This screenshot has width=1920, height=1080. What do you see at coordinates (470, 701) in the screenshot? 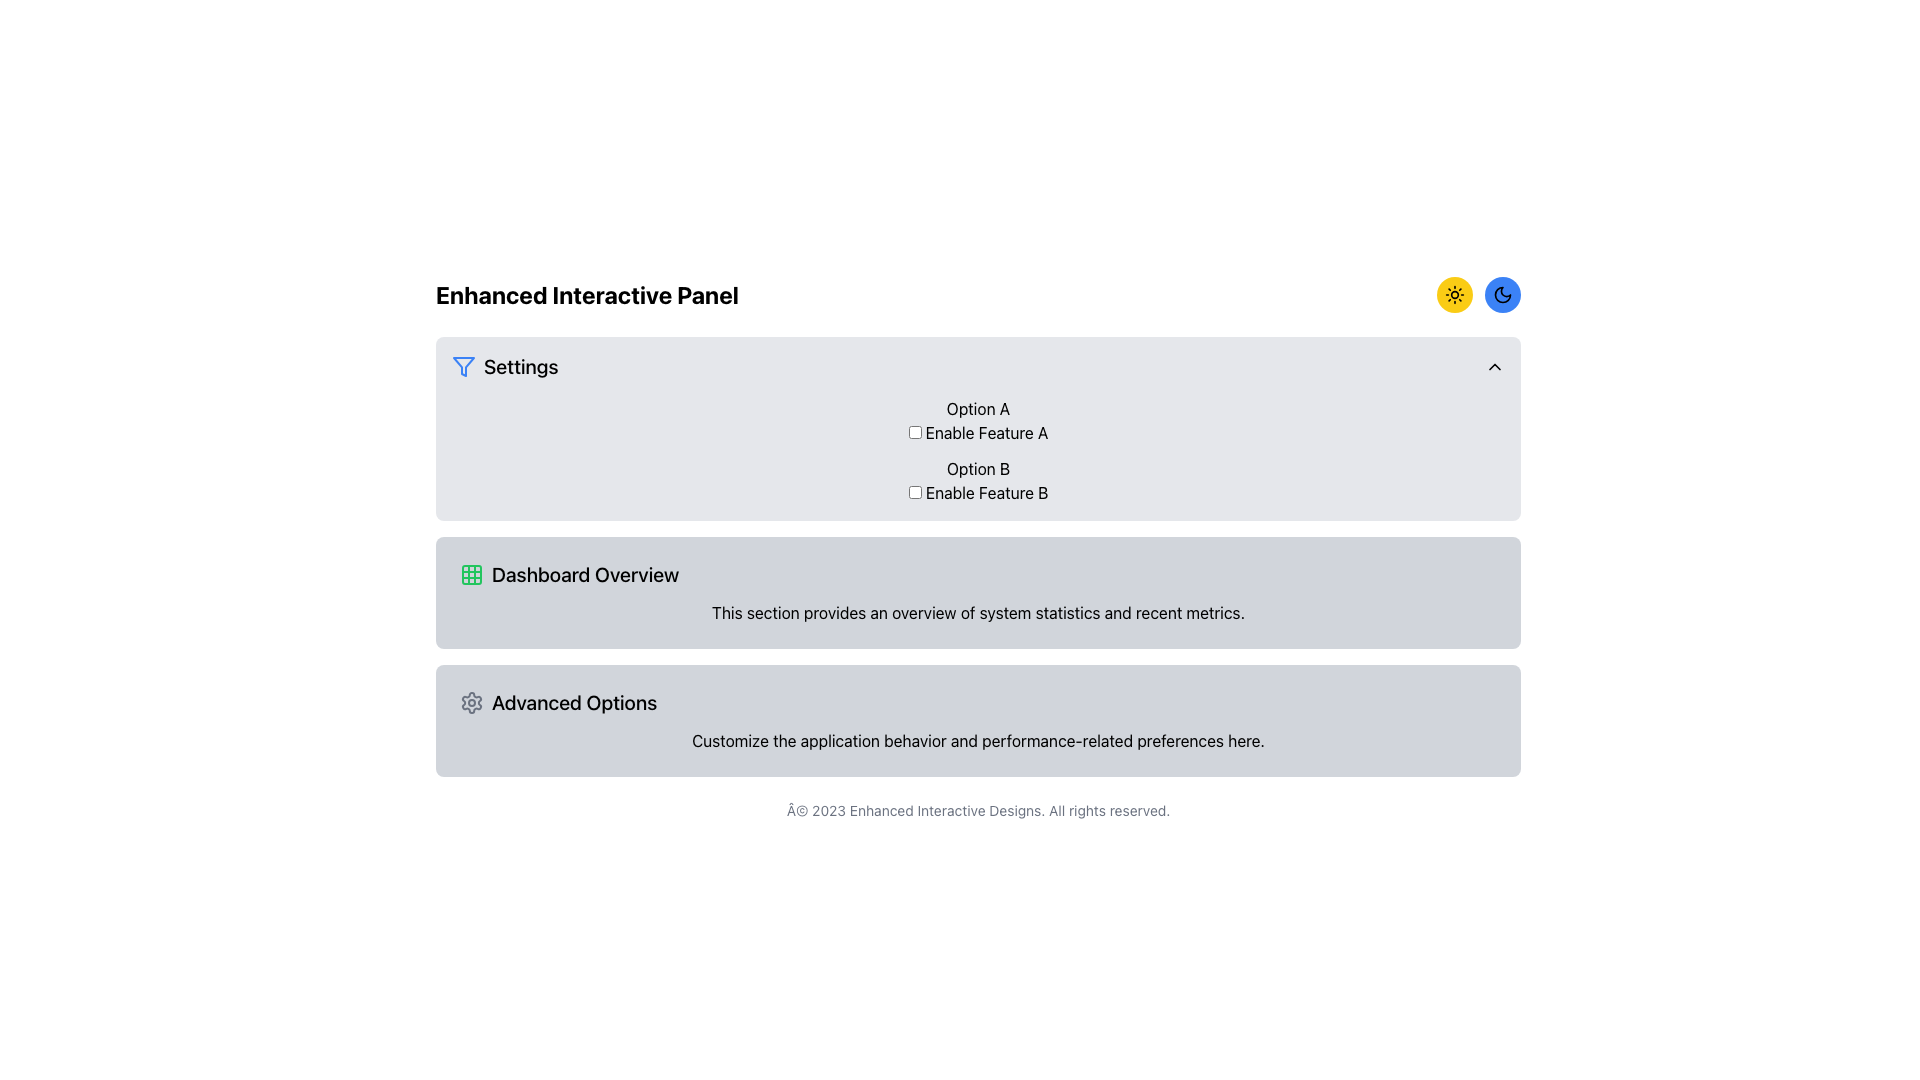
I see `the gear-like icon with rounded edges and a central circular shape, which is positioned to the left of the 'Advanced Options' text in the third row of settings under 'Dashboard Overview'` at bounding box center [470, 701].